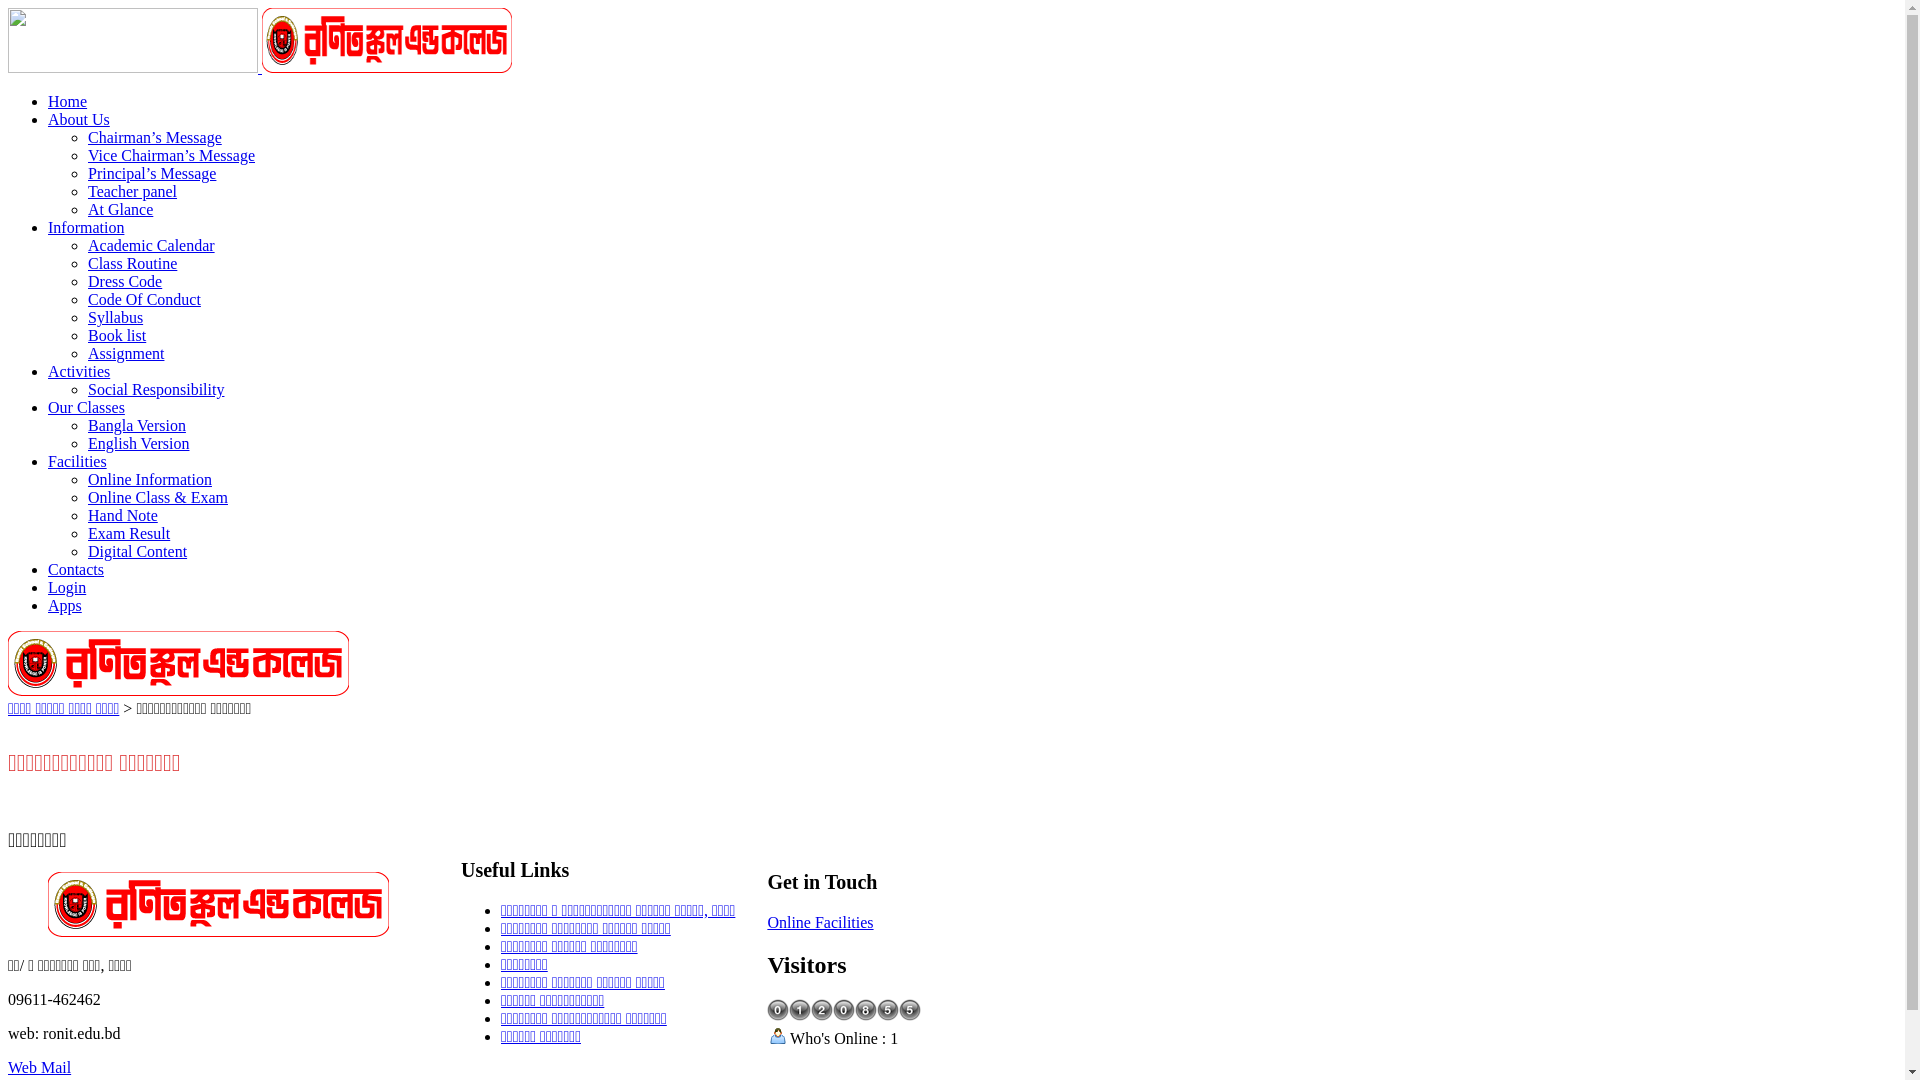  I want to click on 'Online Information', so click(86, 479).